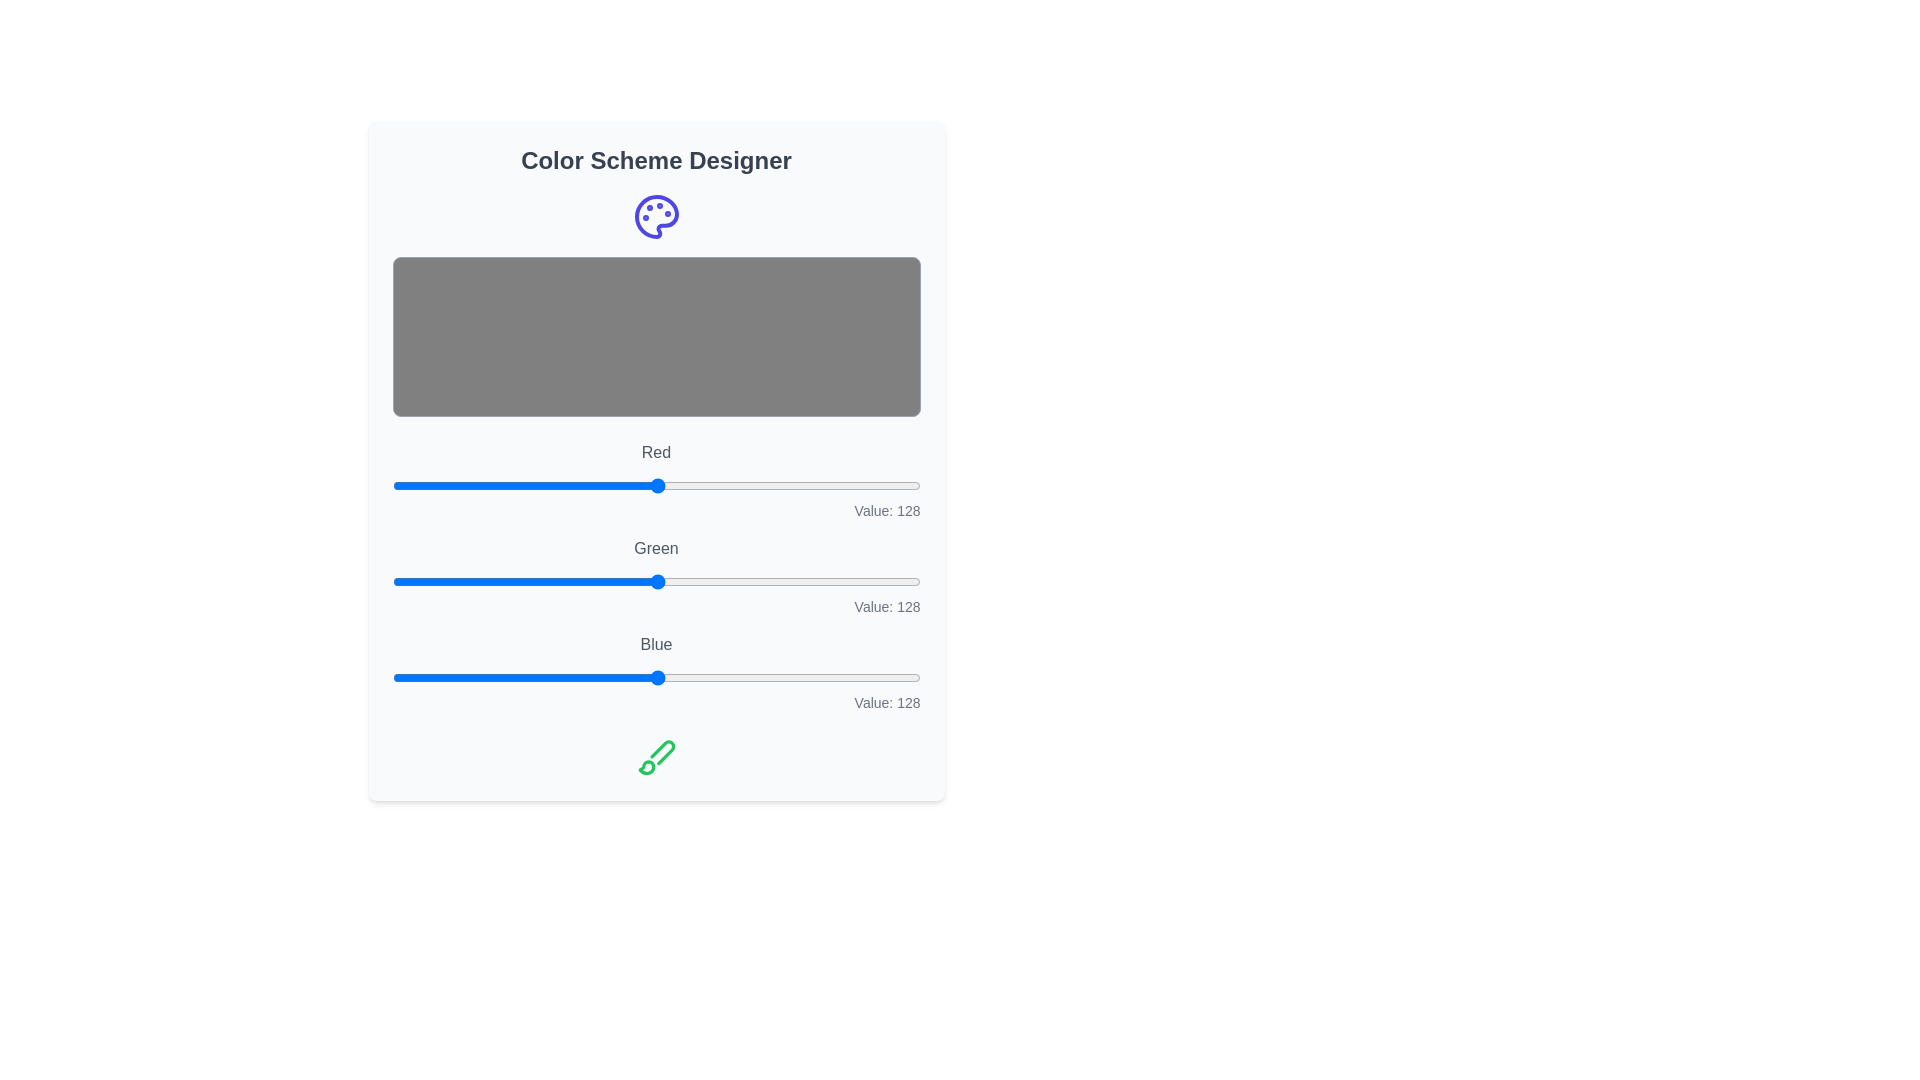 The width and height of the screenshot is (1920, 1080). What do you see at coordinates (656, 452) in the screenshot?
I see `the Static Text element displaying the word 'Red', which is styled in gray color and located above a horizontal slider` at bounding box center [656, 452].